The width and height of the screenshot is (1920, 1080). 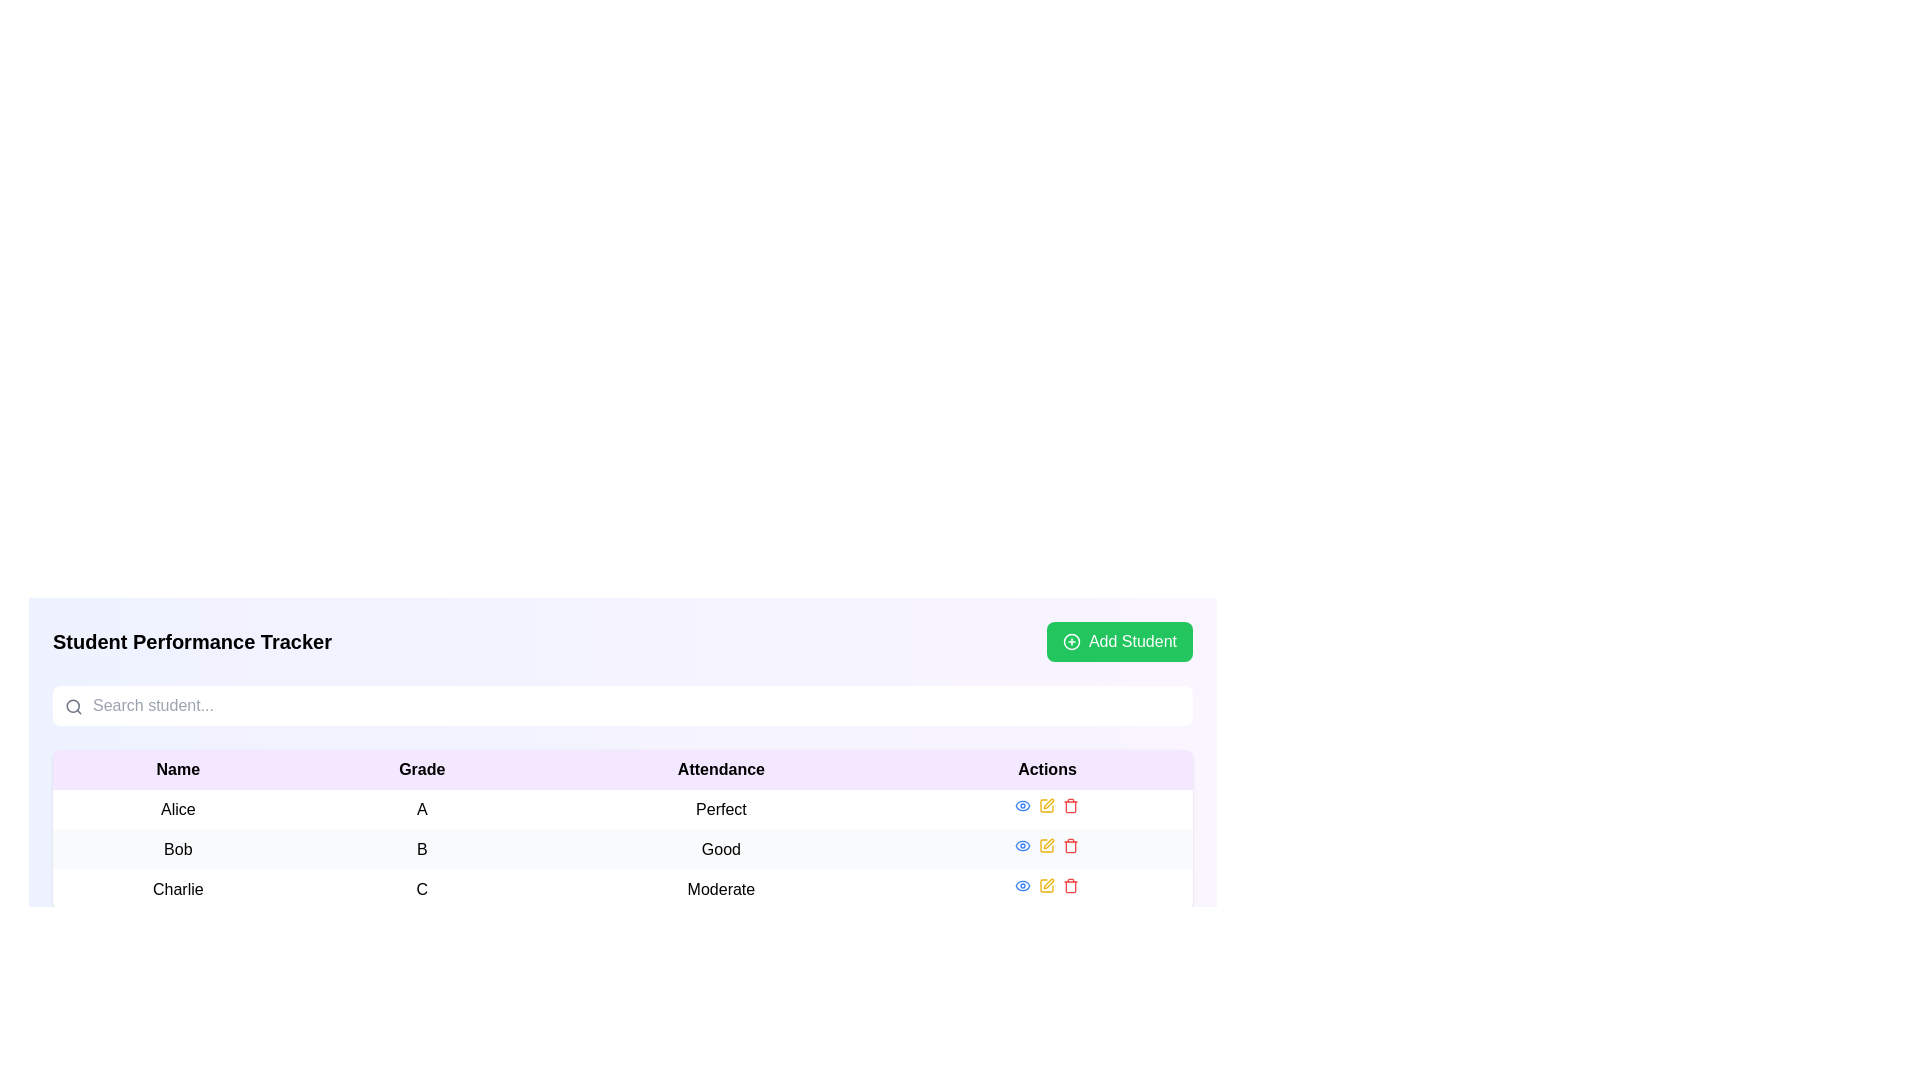 I want to click on the red trash can icon button in the 'Actions' column of the second row of the table, so click(x=1070, y=845).